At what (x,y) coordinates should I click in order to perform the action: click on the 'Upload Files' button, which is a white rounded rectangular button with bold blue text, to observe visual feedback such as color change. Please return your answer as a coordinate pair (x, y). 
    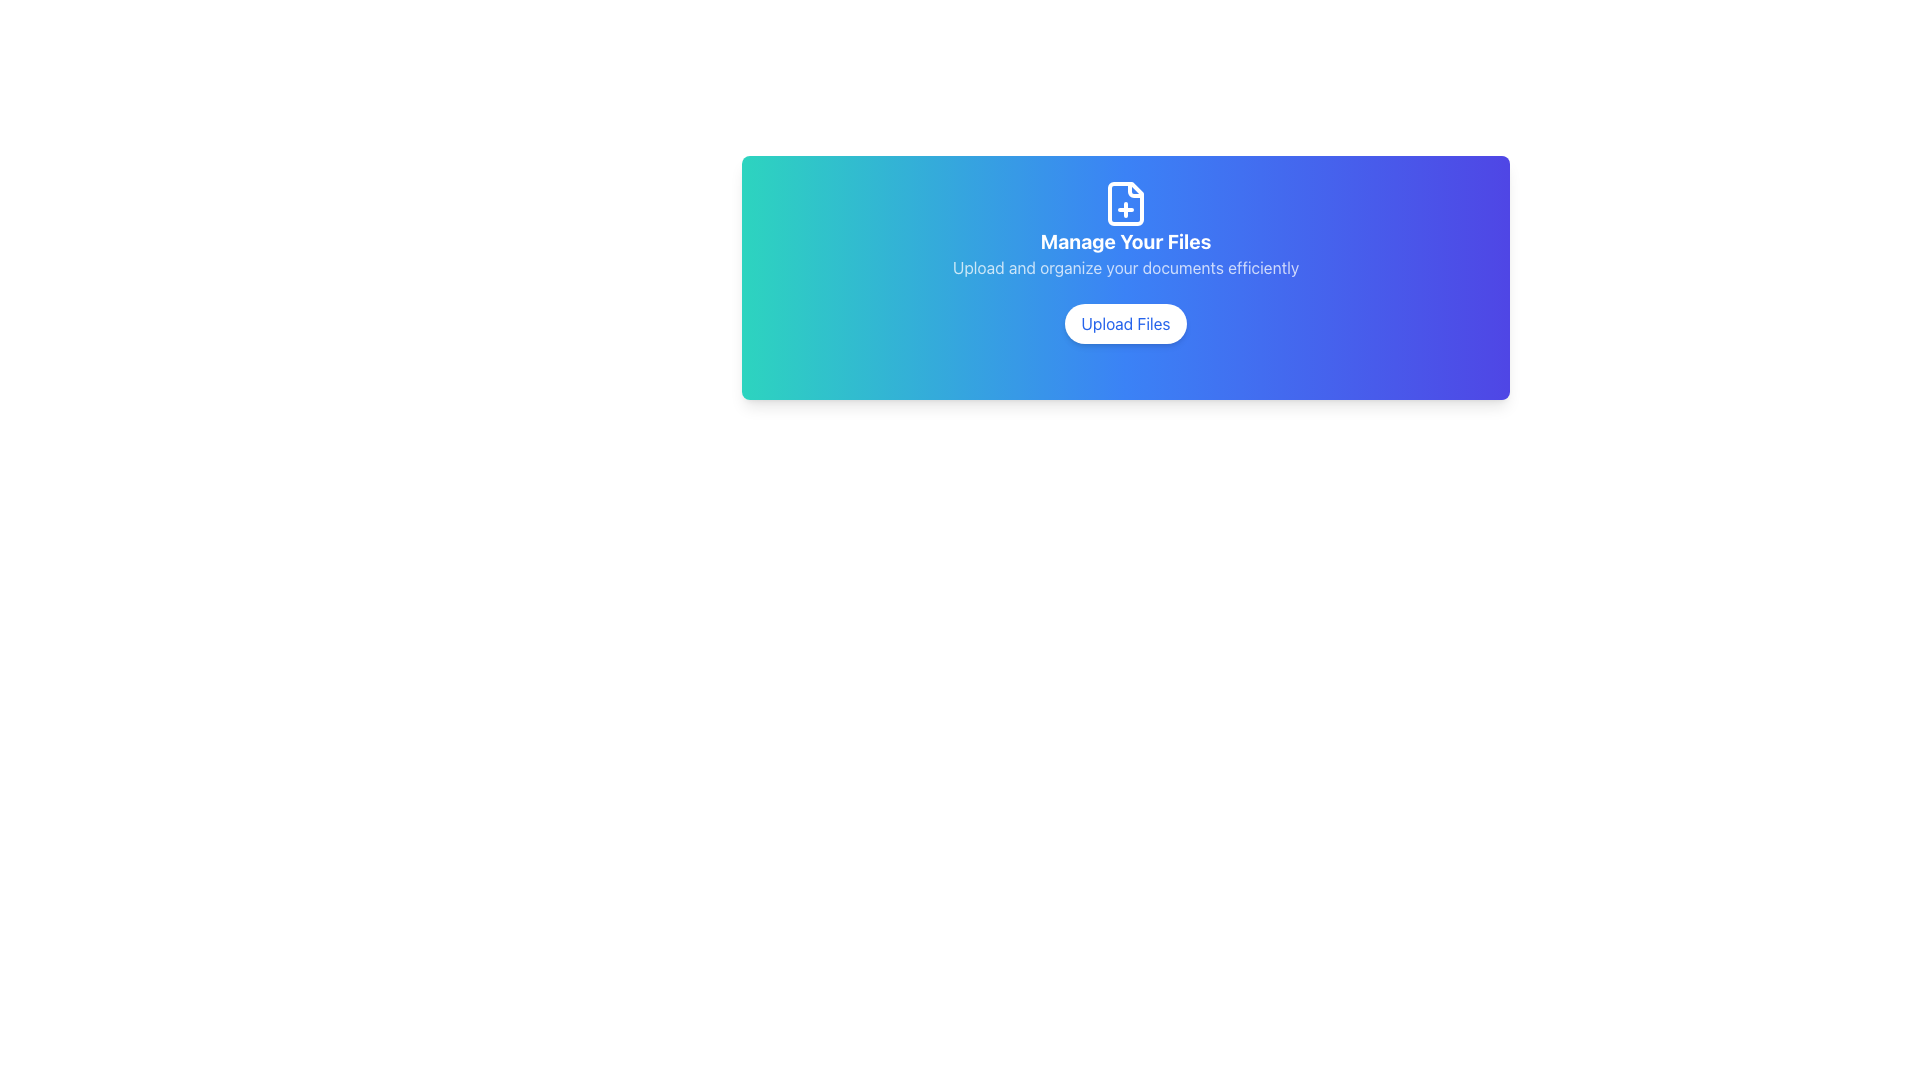
    Looking at the image, I should click on (1126, 323).